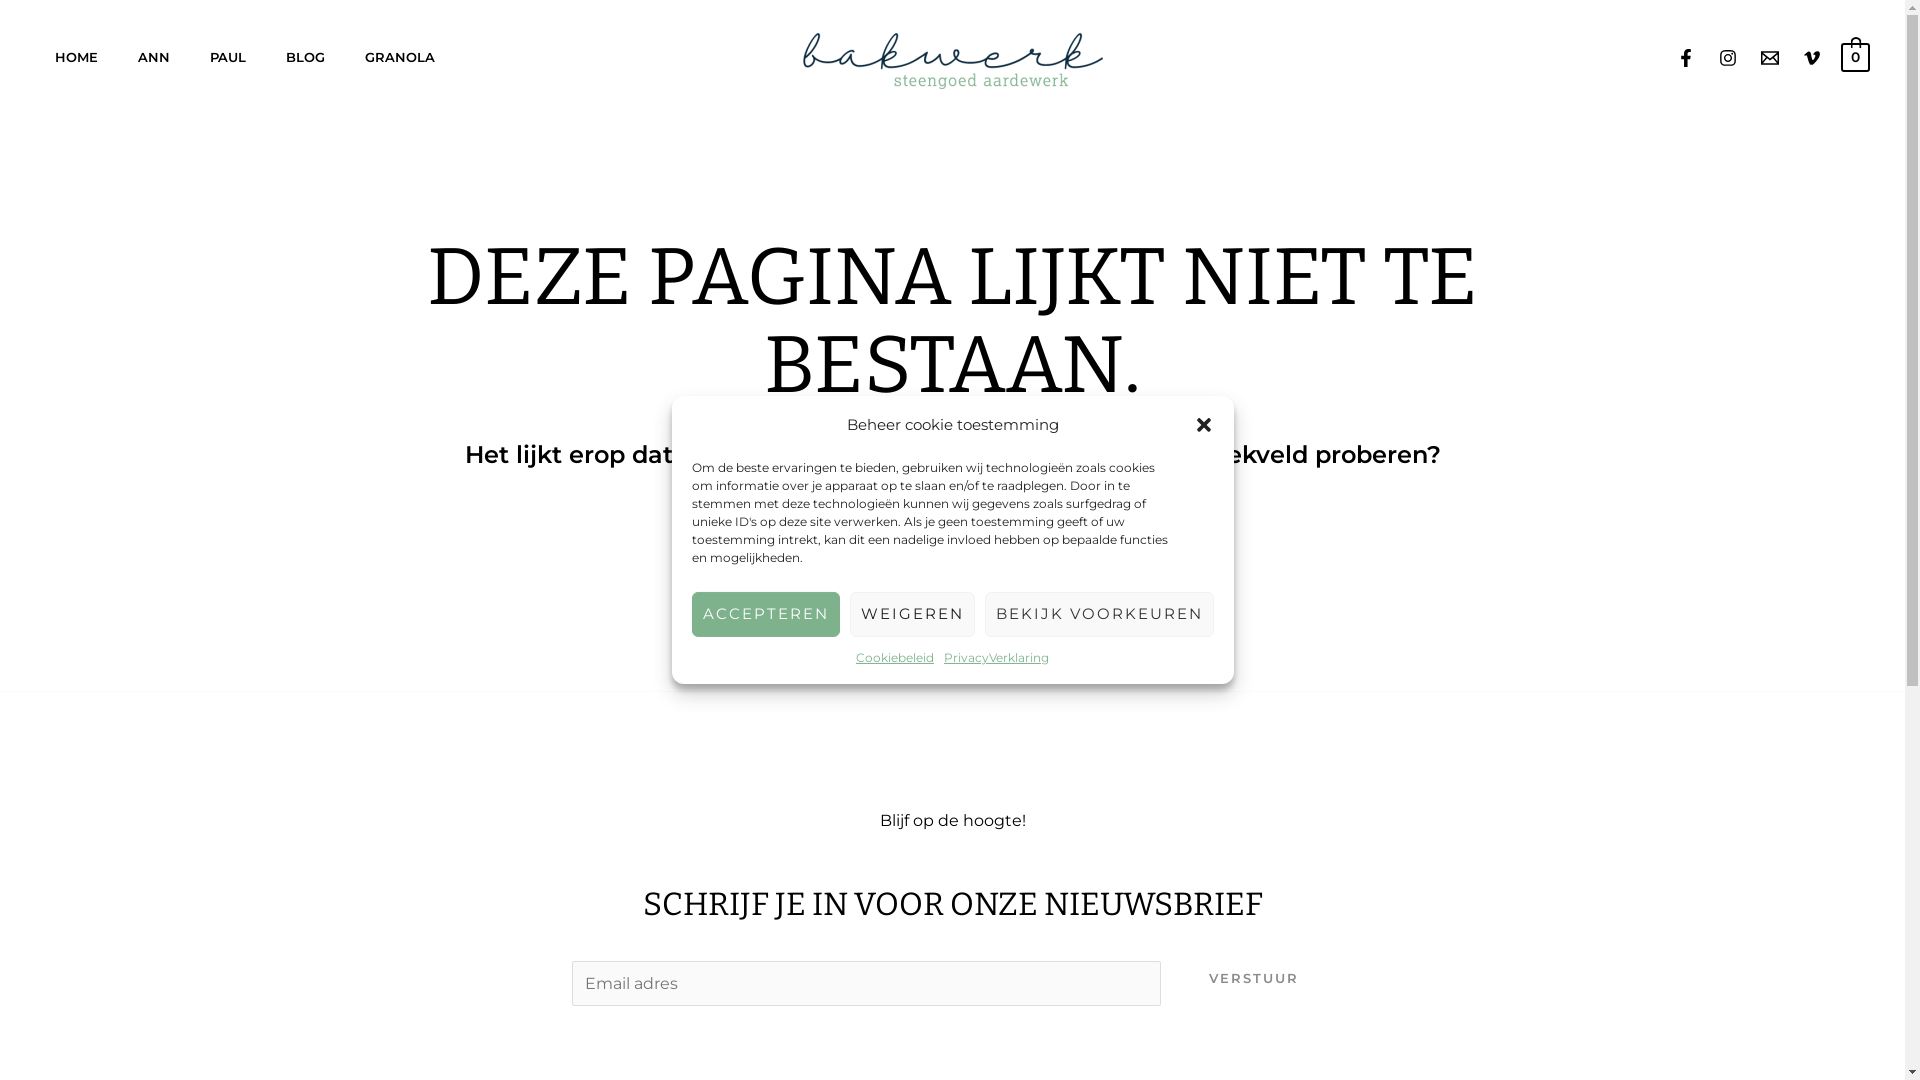 The width and height of the screenshot is (1920, 1080). Describe the element at coordinates (1097, 613) in the screenshot. I see `'BEKIJK VOORKEUREN'` at that location.